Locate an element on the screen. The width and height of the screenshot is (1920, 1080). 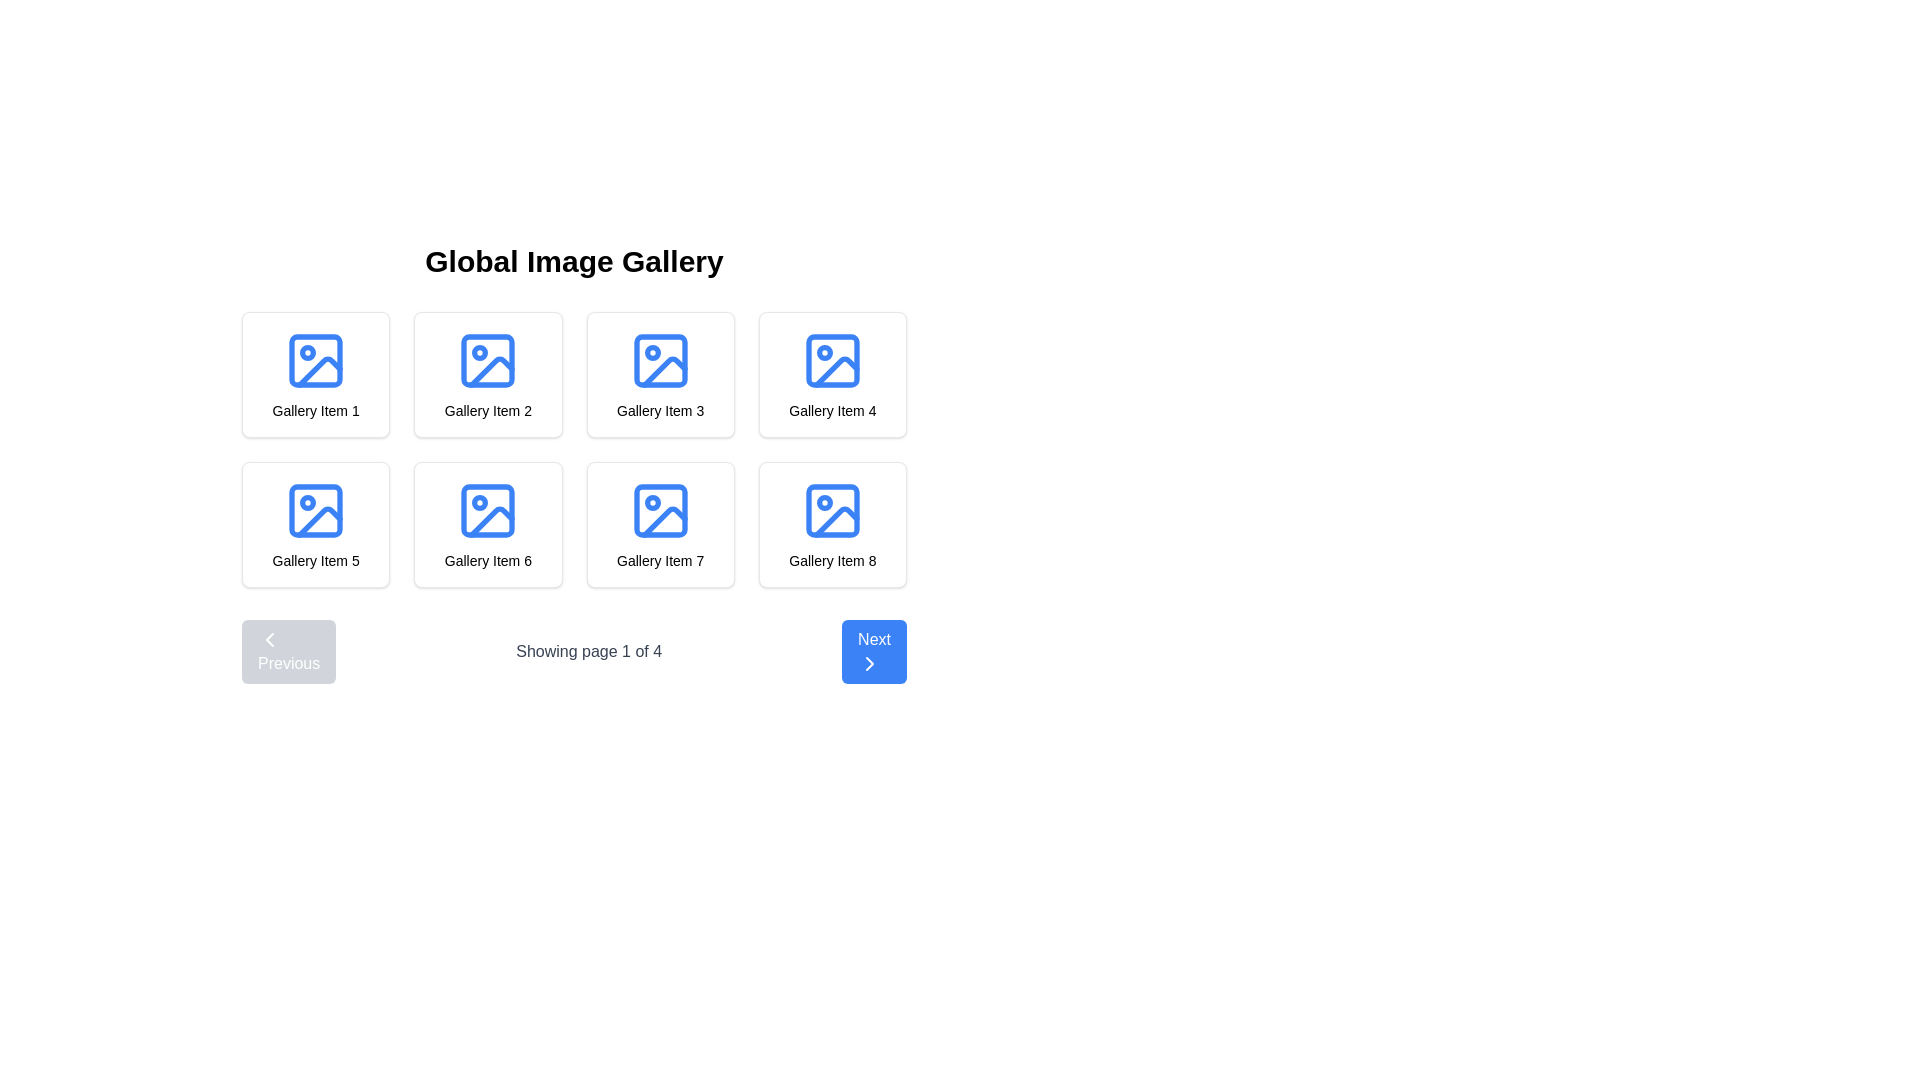
the text segment labeled 'Gallery Item 6', which is styled with a small font size and located below an image placeholder in the second row, second column of the gallery grid is located at coordinates (488, 560).